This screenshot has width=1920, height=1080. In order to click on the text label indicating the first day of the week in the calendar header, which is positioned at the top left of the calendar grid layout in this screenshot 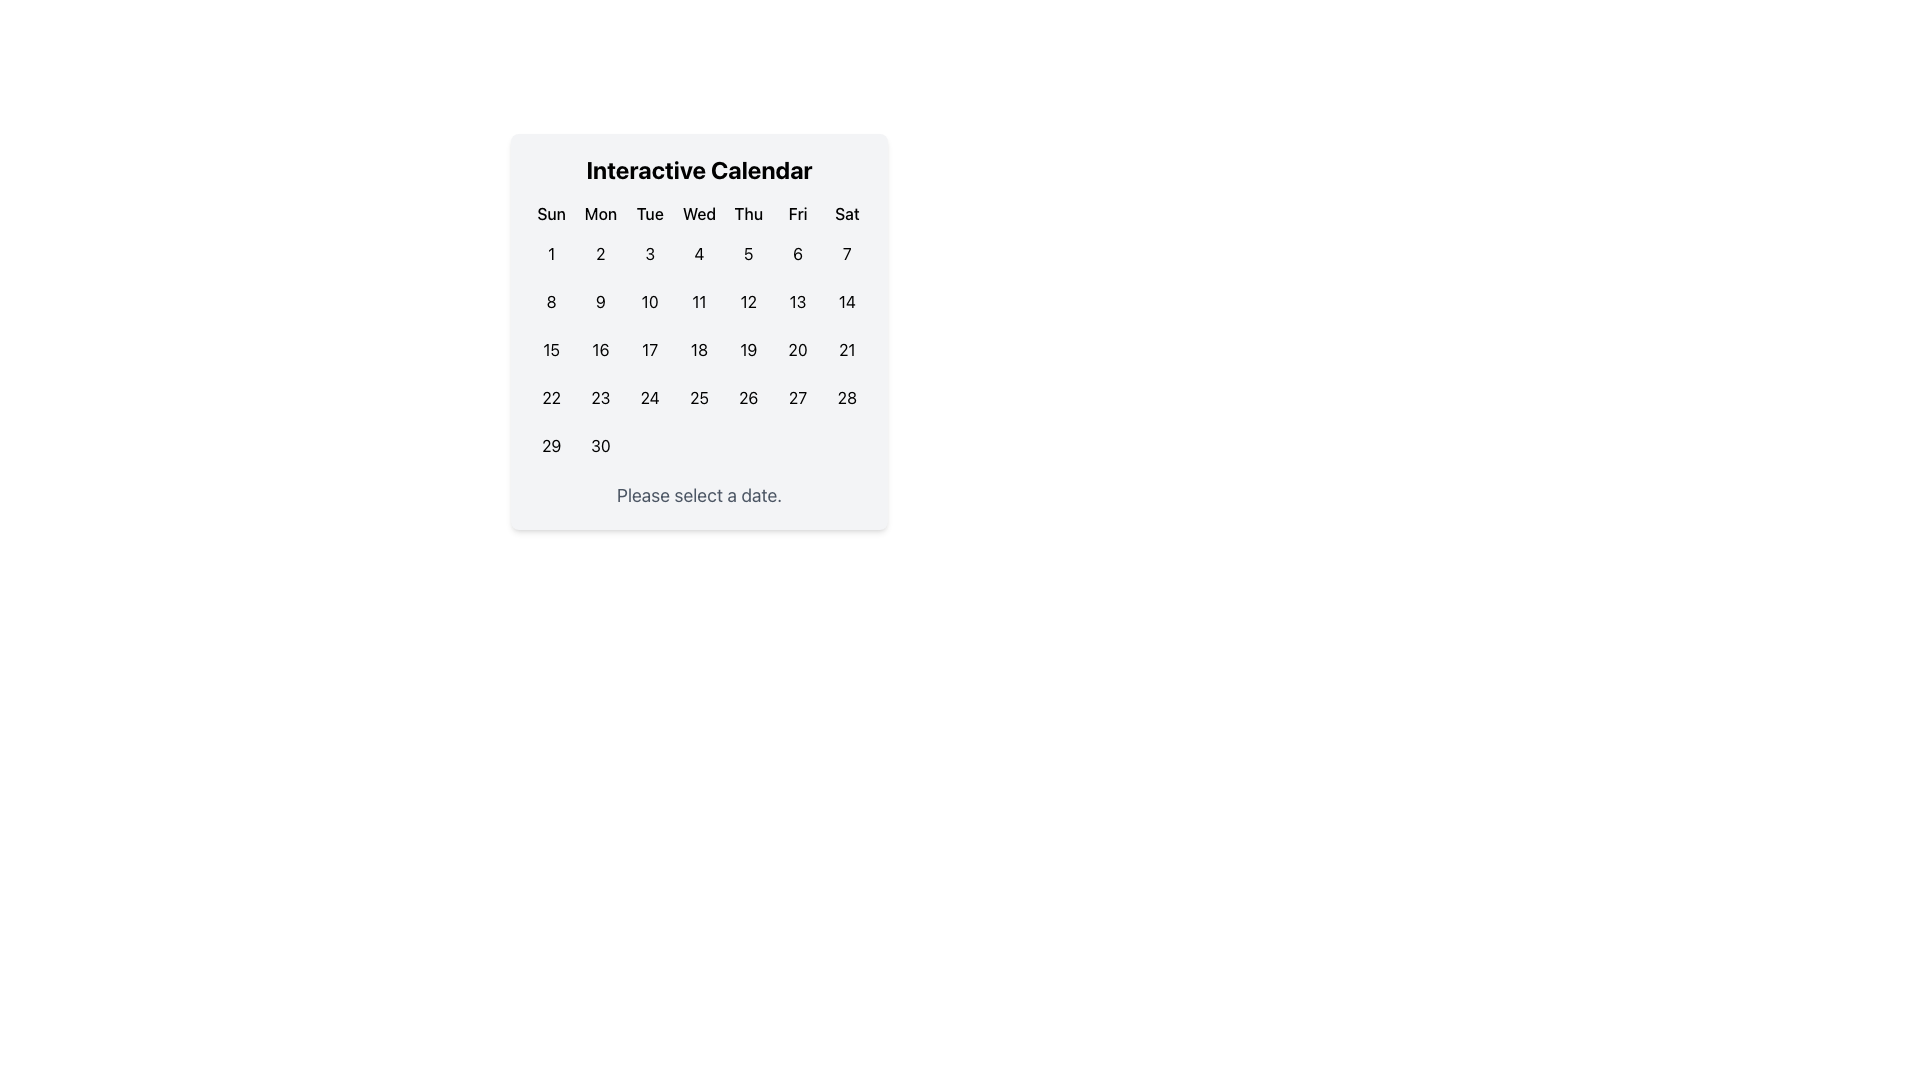, I will do `click(551, 213)`.